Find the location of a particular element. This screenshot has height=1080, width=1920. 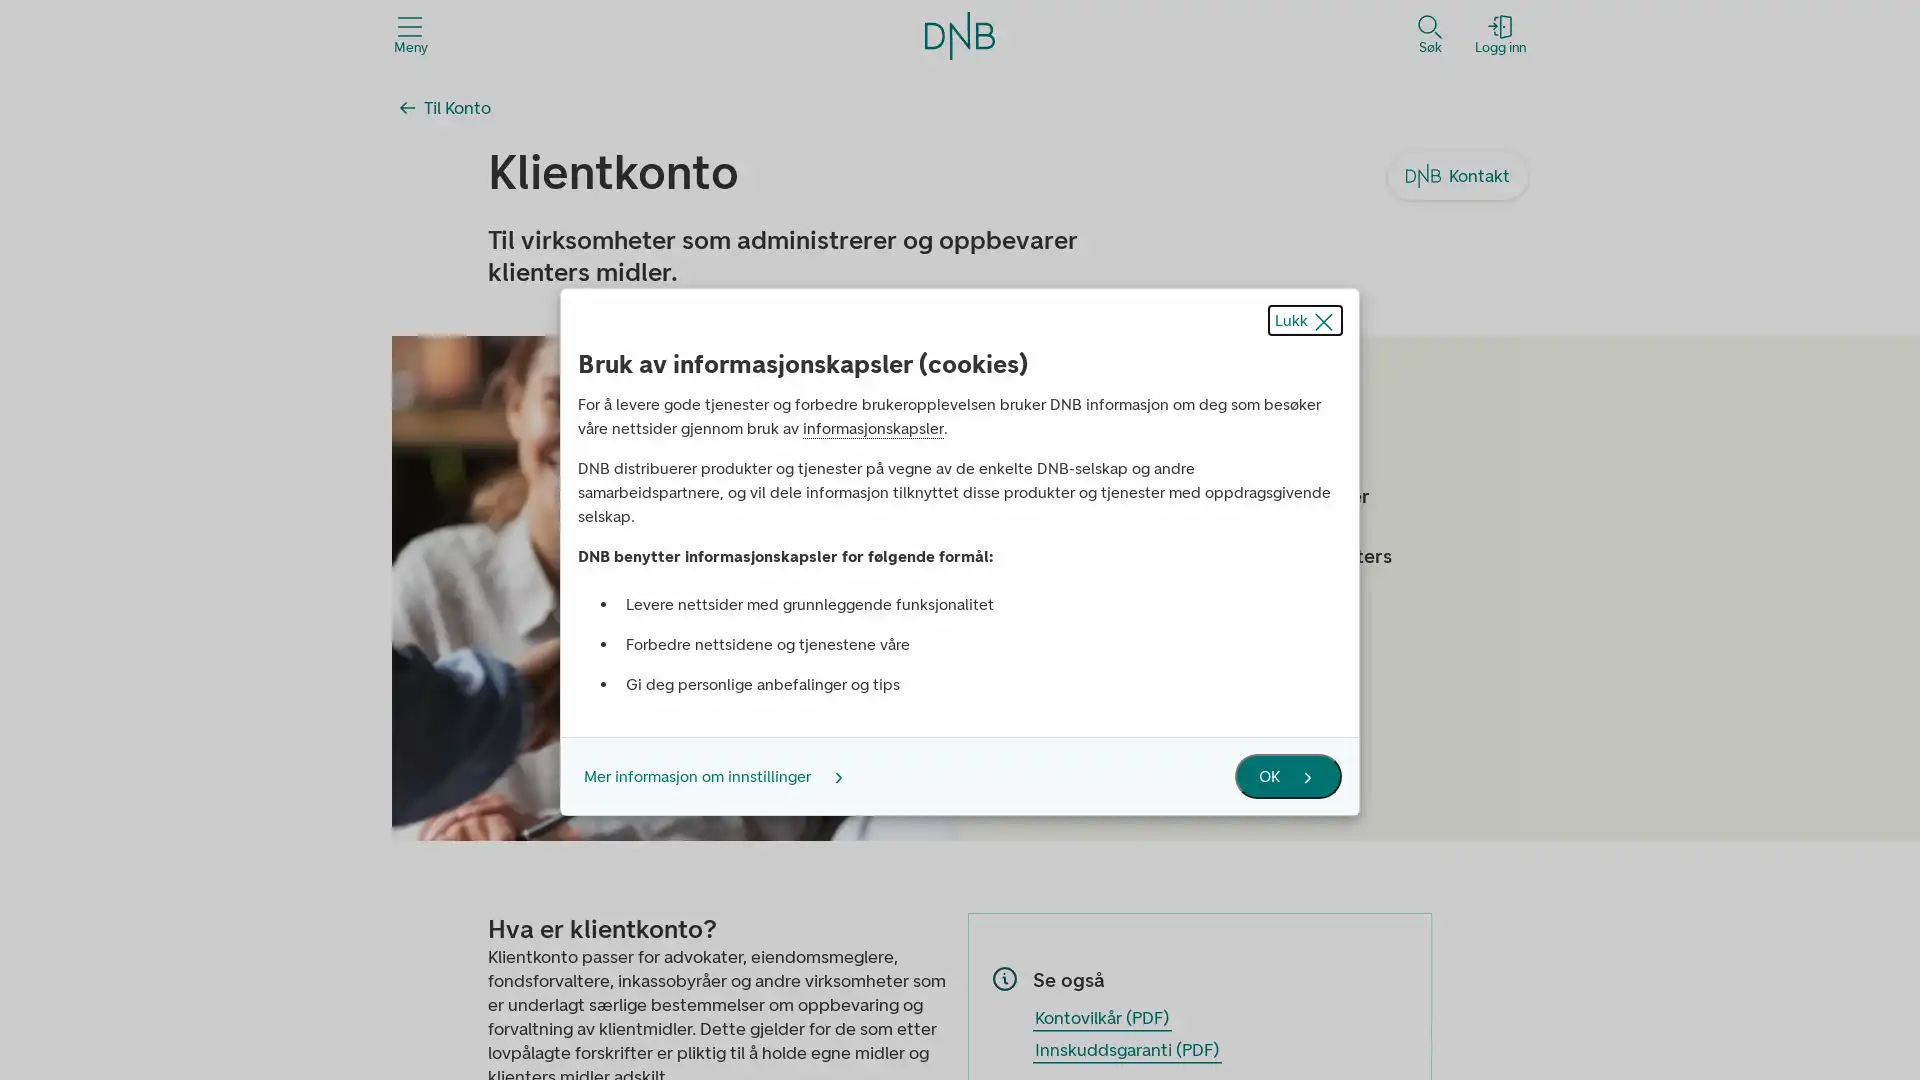

Logg inn is located at coordinates (1500, 34).